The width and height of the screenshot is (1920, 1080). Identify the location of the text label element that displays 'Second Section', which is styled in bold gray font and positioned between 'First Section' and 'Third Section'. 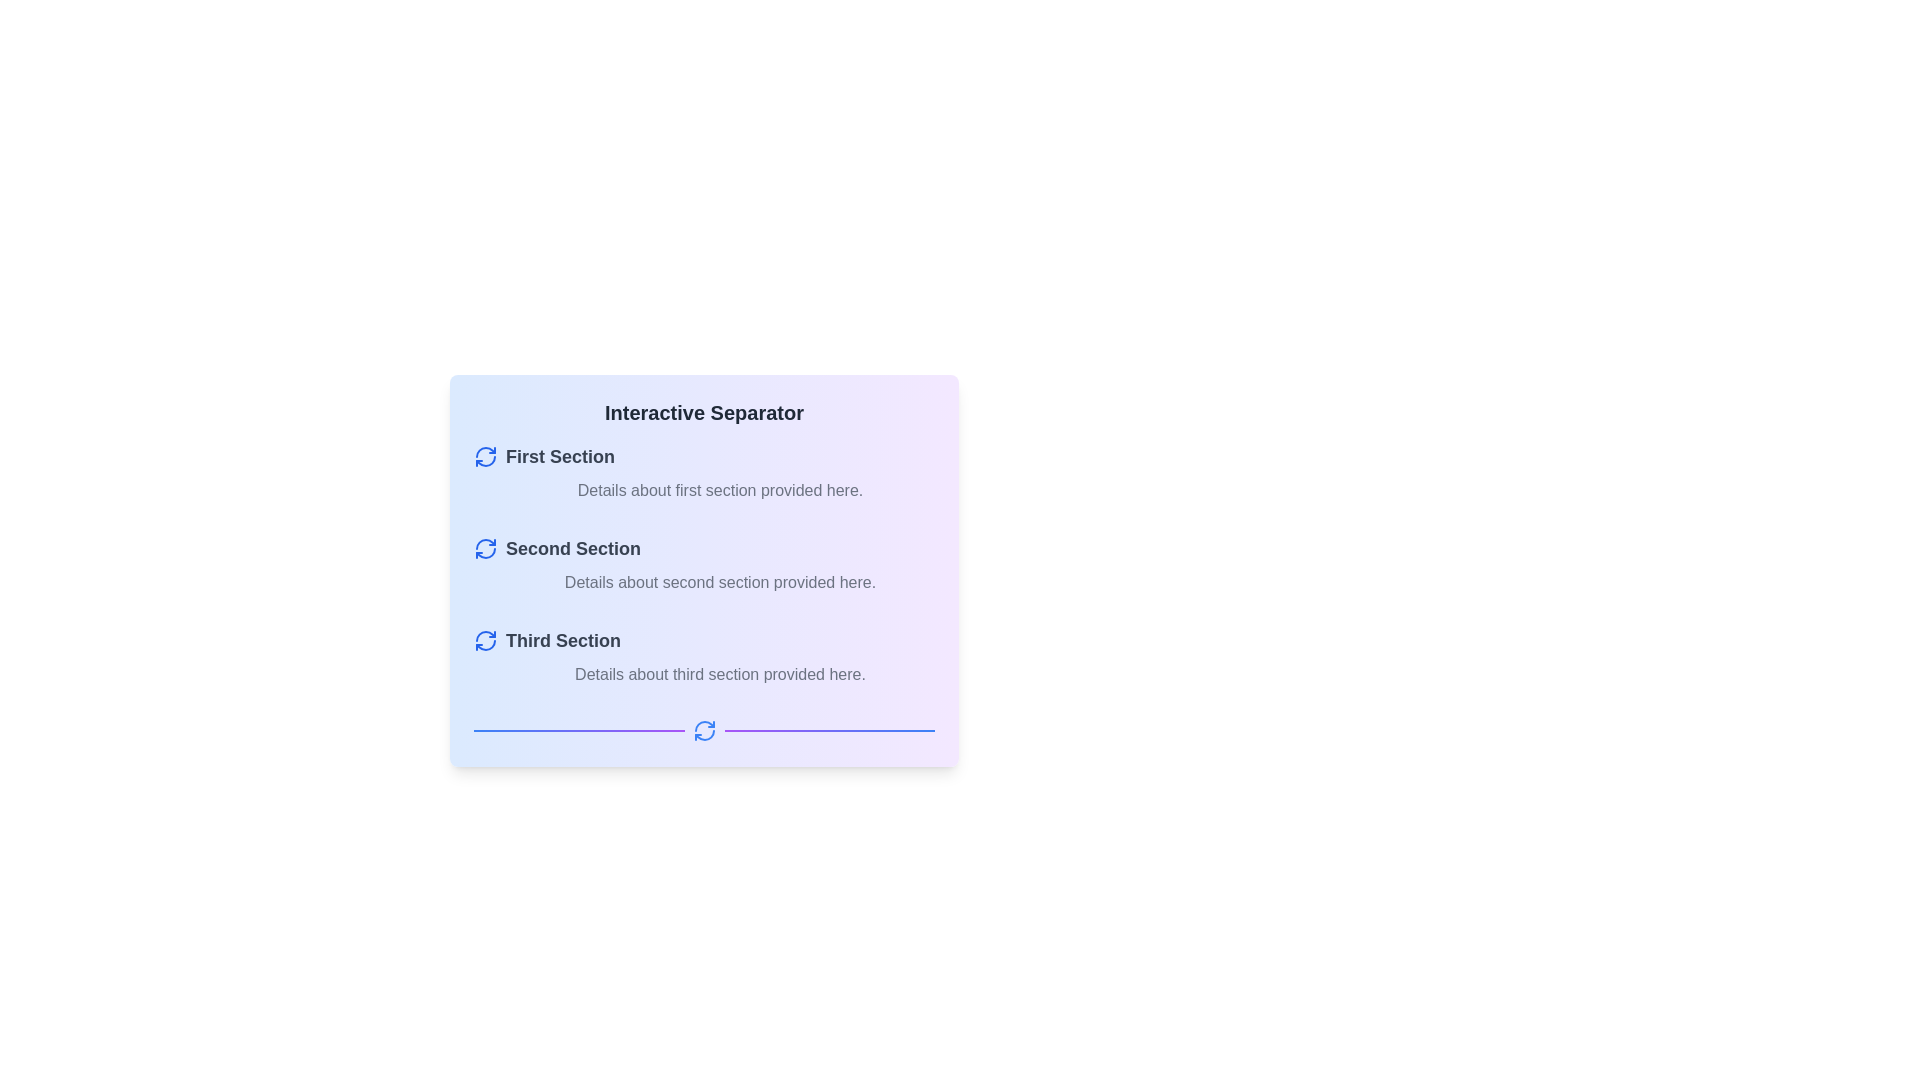
(572, 548).